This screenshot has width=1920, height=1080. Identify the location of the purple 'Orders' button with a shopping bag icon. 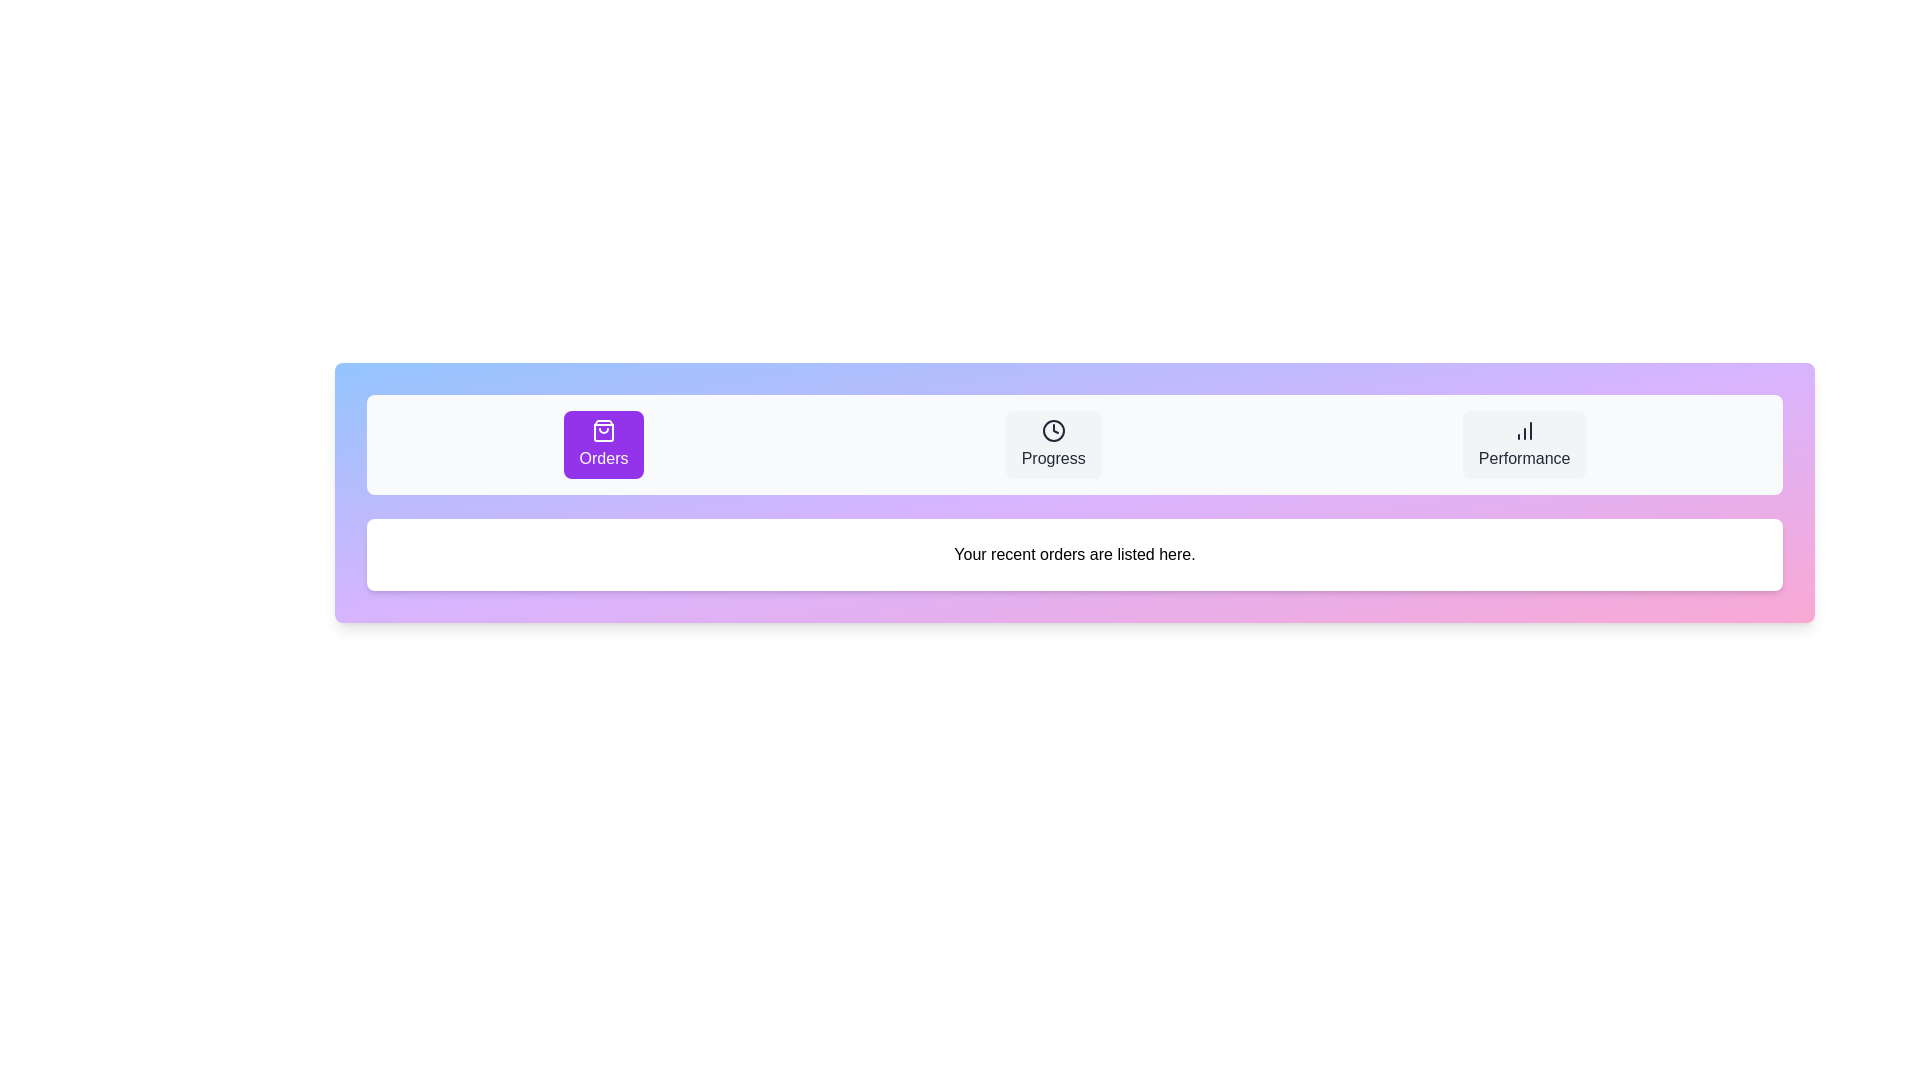
(603, 443).